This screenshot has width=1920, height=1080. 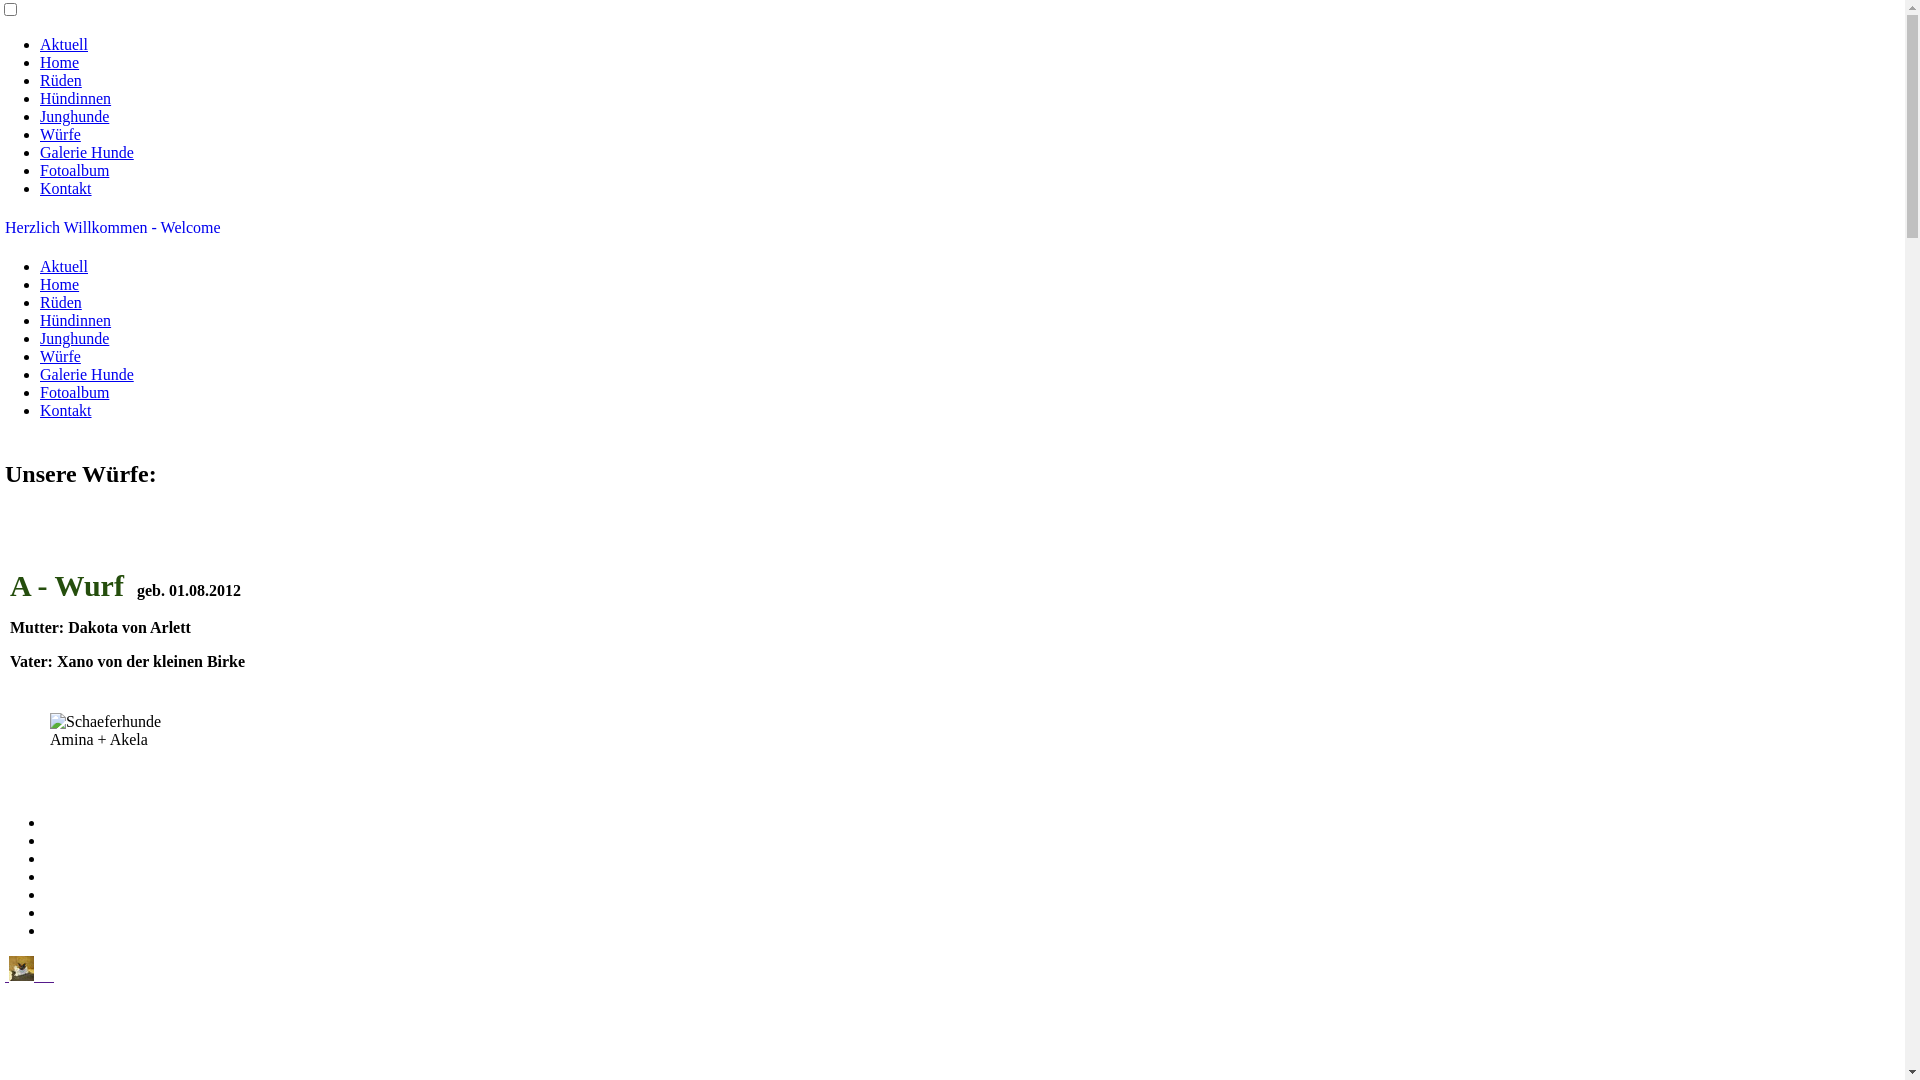 I want to click on 'Aktuell', so click(x=39, y=265).